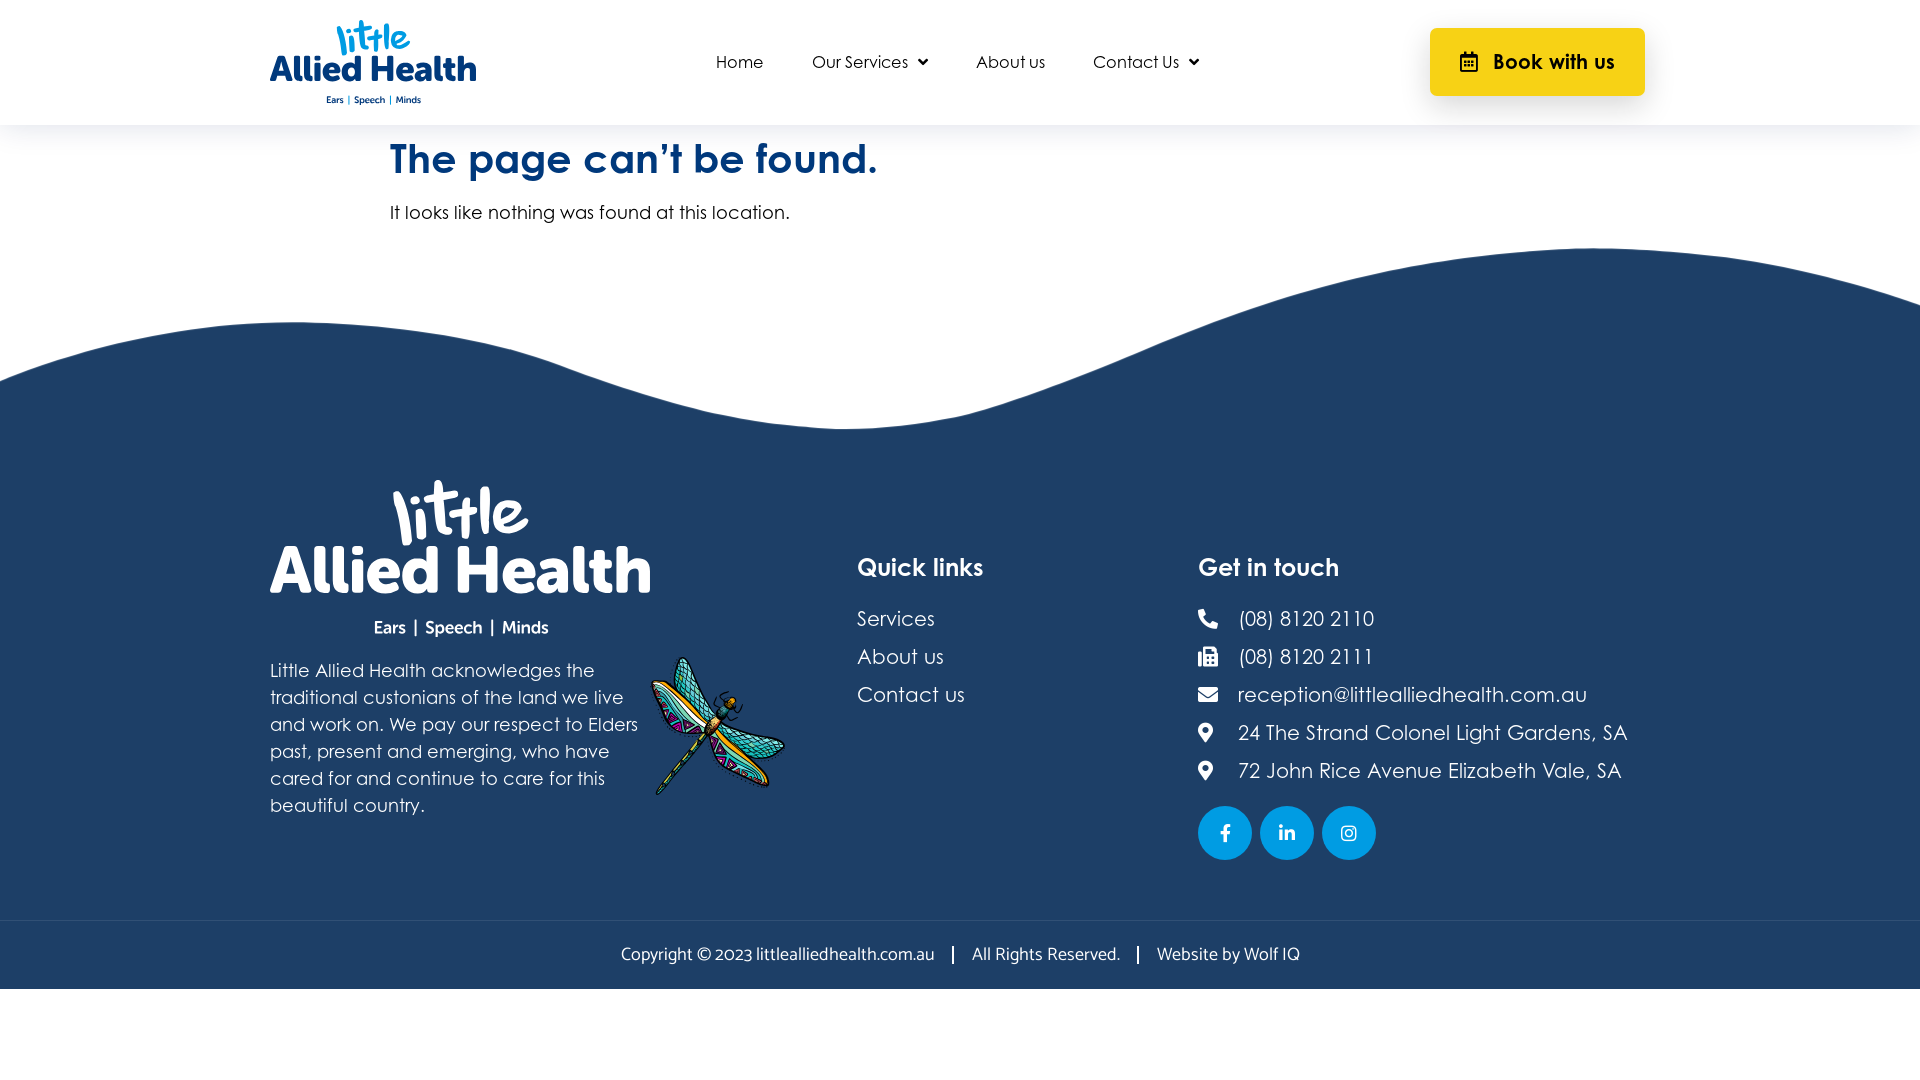 The height and width of the screenshot is (1080, 1920). What do you see at coordinates (754, 954) in the screenshot?
I see `'littlealliedhealth.com.au'` at bounding box center [754, 954].